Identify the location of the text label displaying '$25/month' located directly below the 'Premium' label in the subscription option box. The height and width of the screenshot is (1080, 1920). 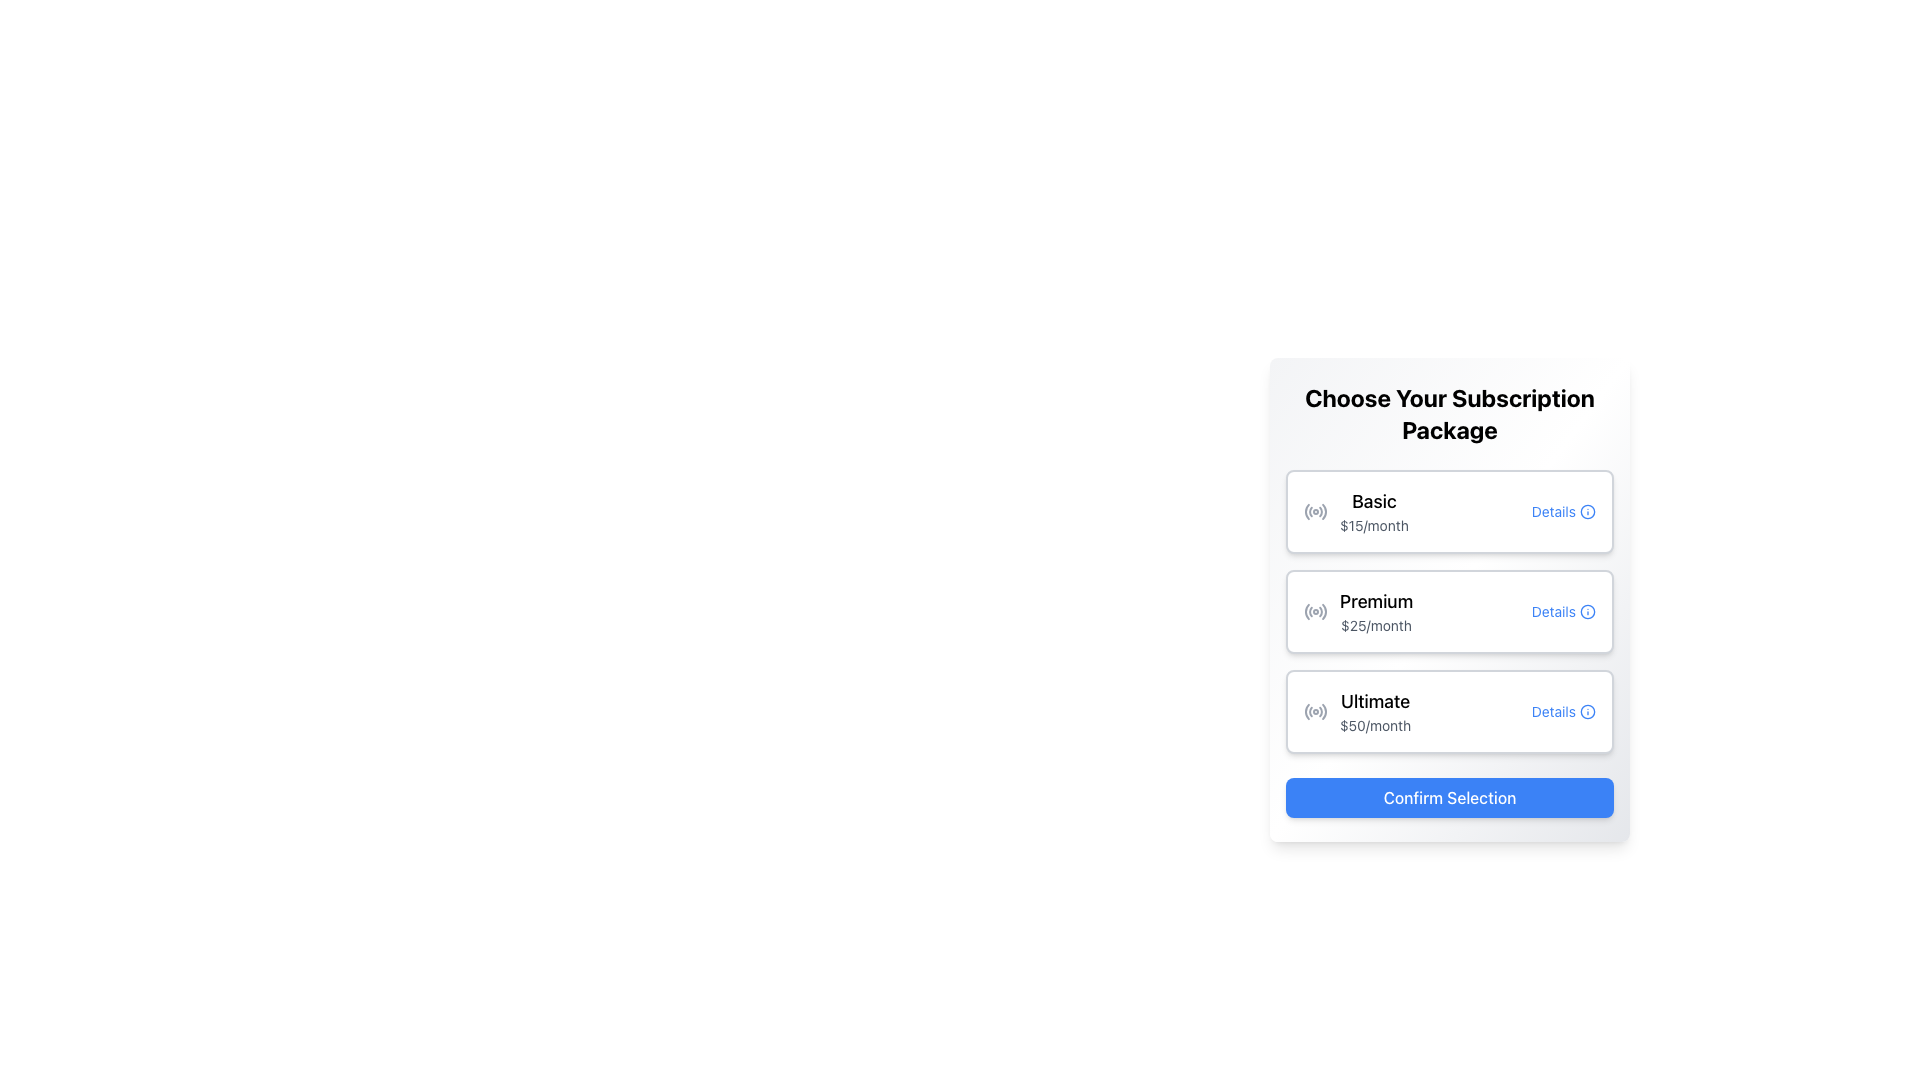
(1375, 624).